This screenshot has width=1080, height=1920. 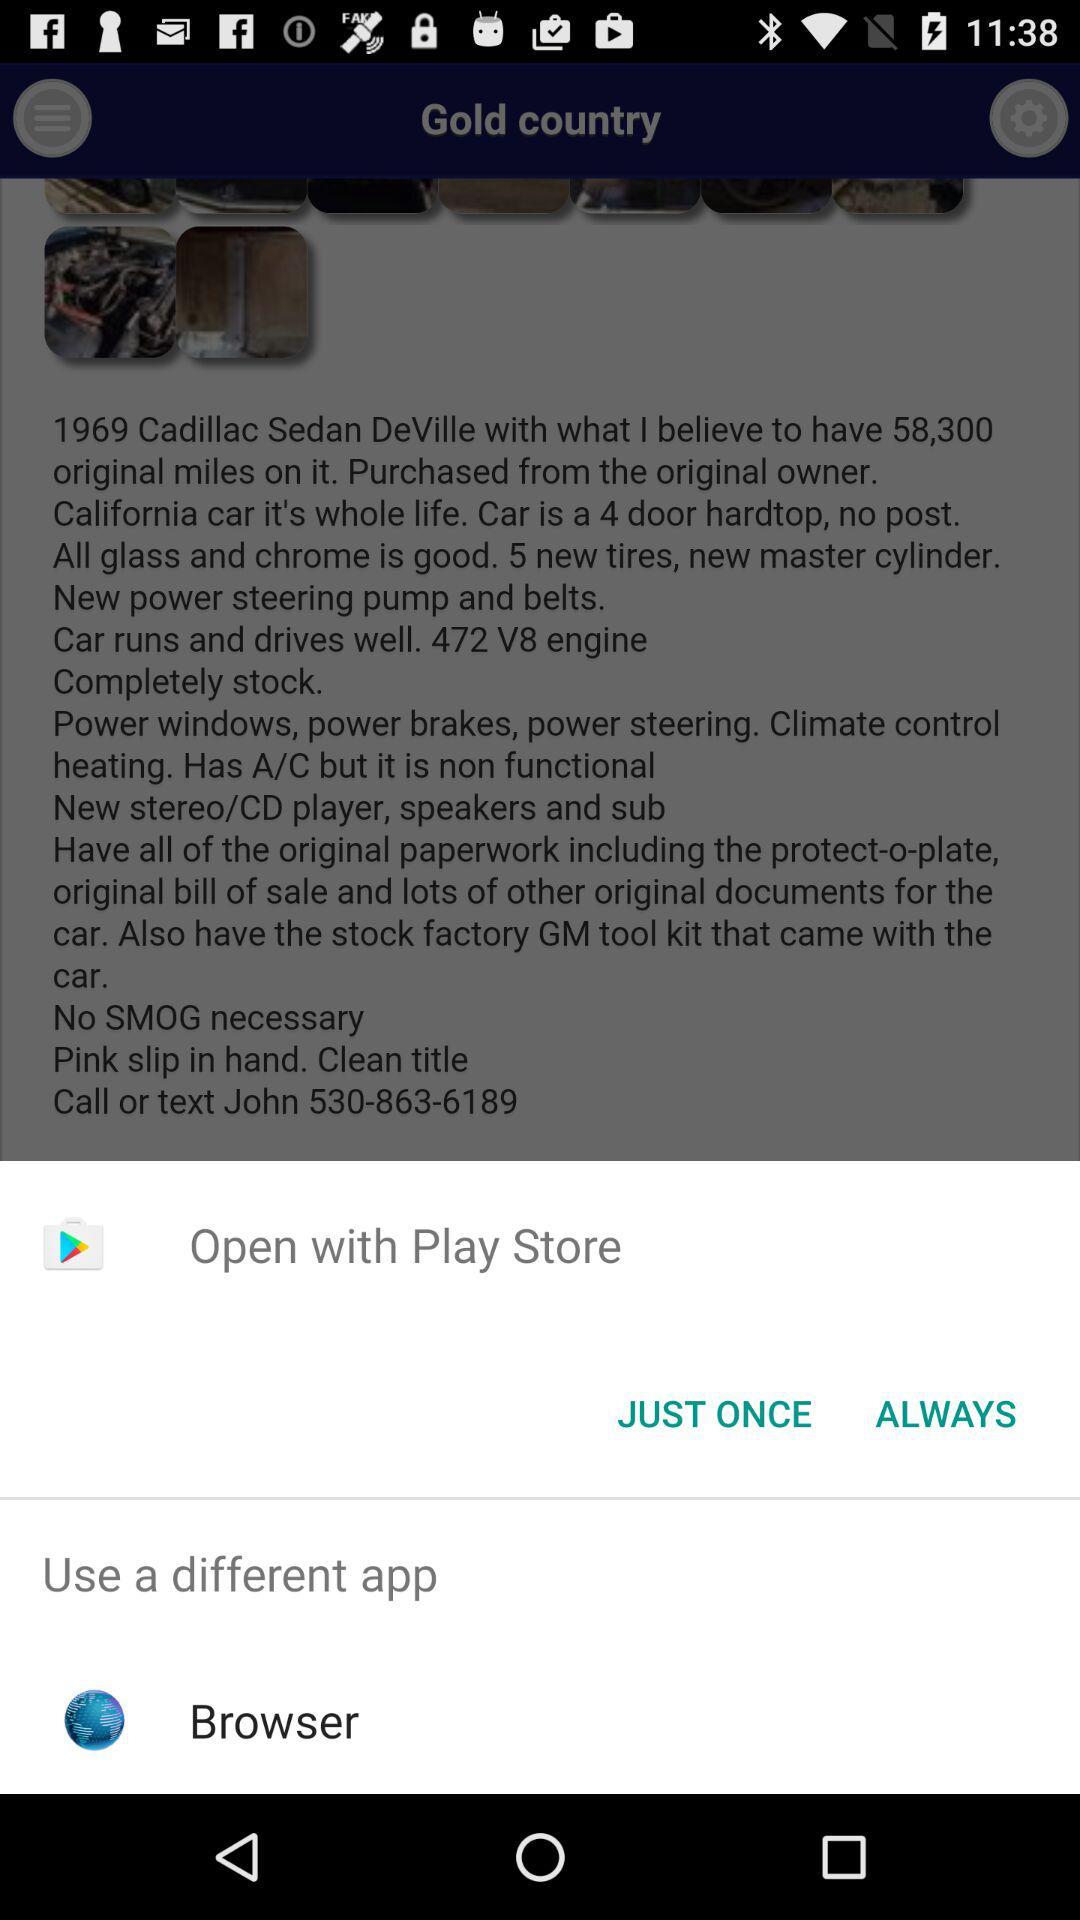 What do you see at coordinates (274, 1719) in the screenshot?
I see `the browser icon` at bounding box center [274, 1719].